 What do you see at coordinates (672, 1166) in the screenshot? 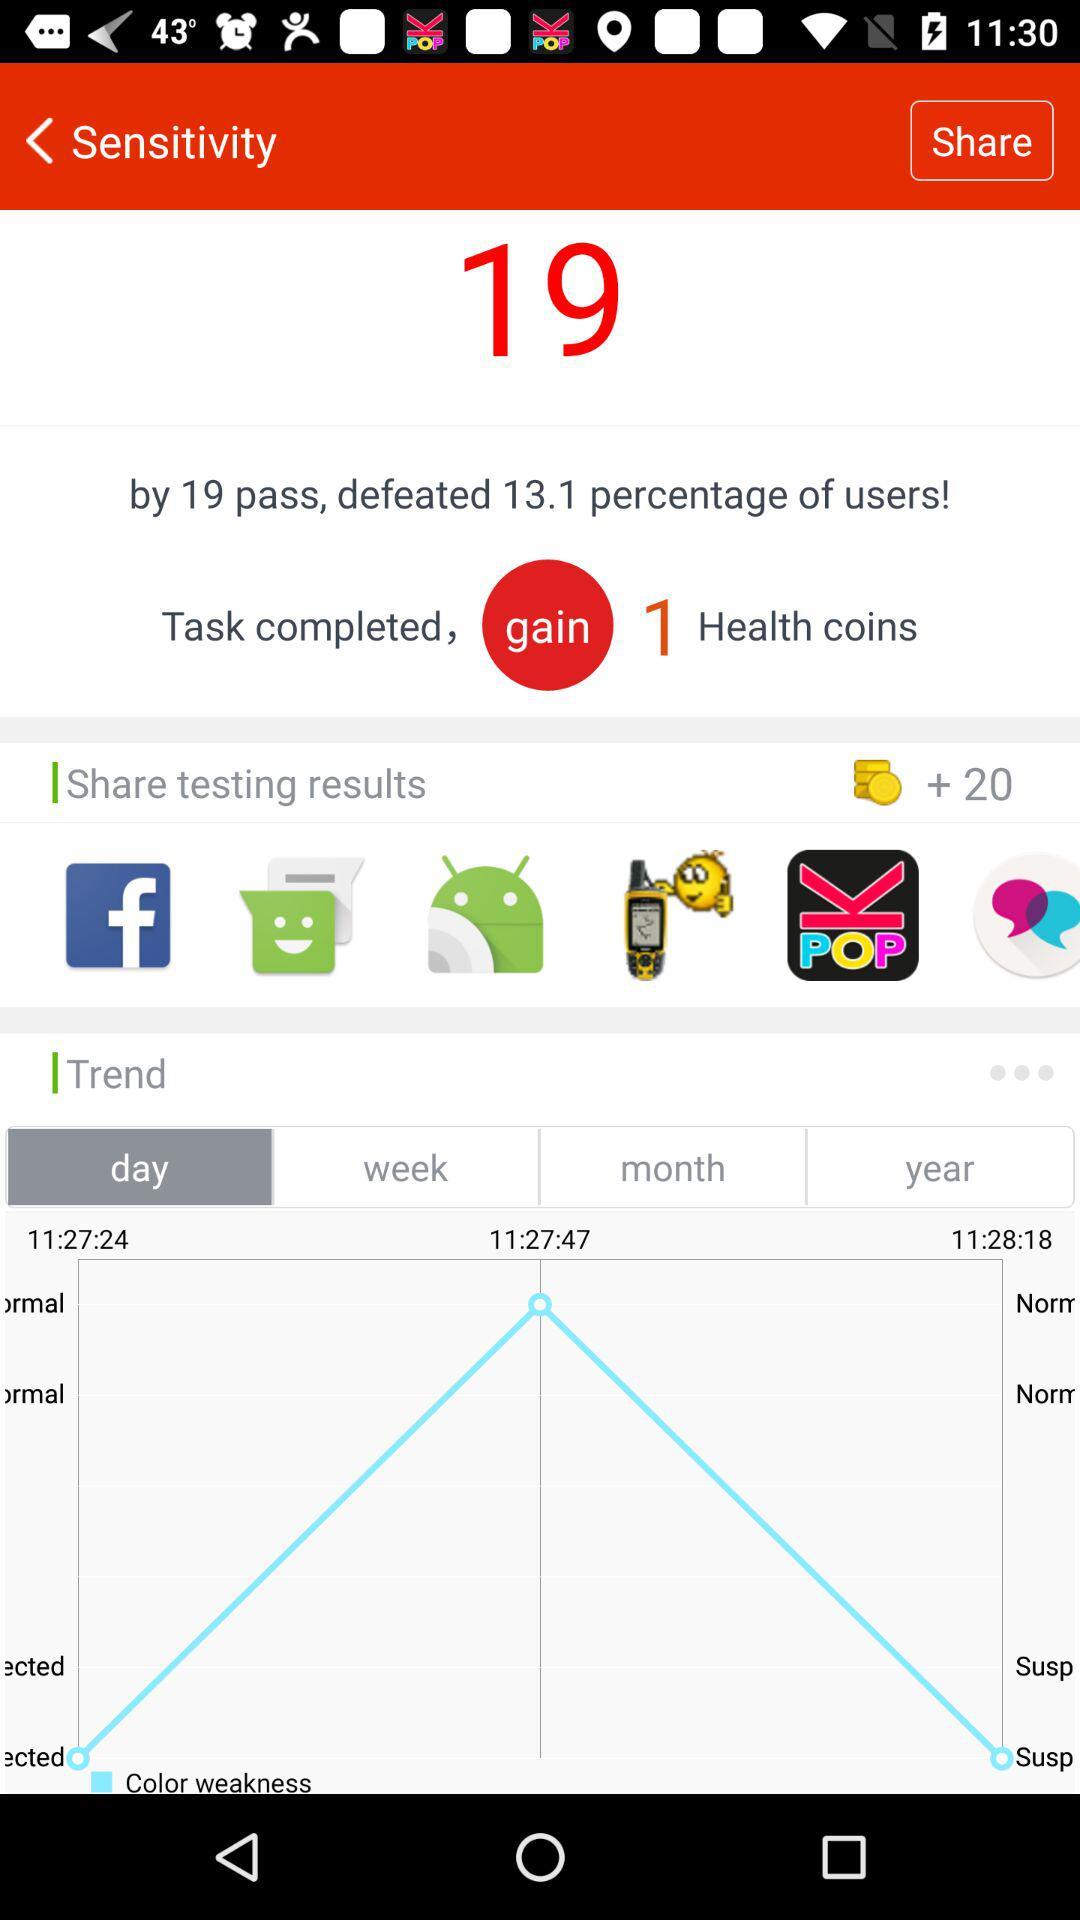
I see `the month icon` at bounding box center [672, 1166].